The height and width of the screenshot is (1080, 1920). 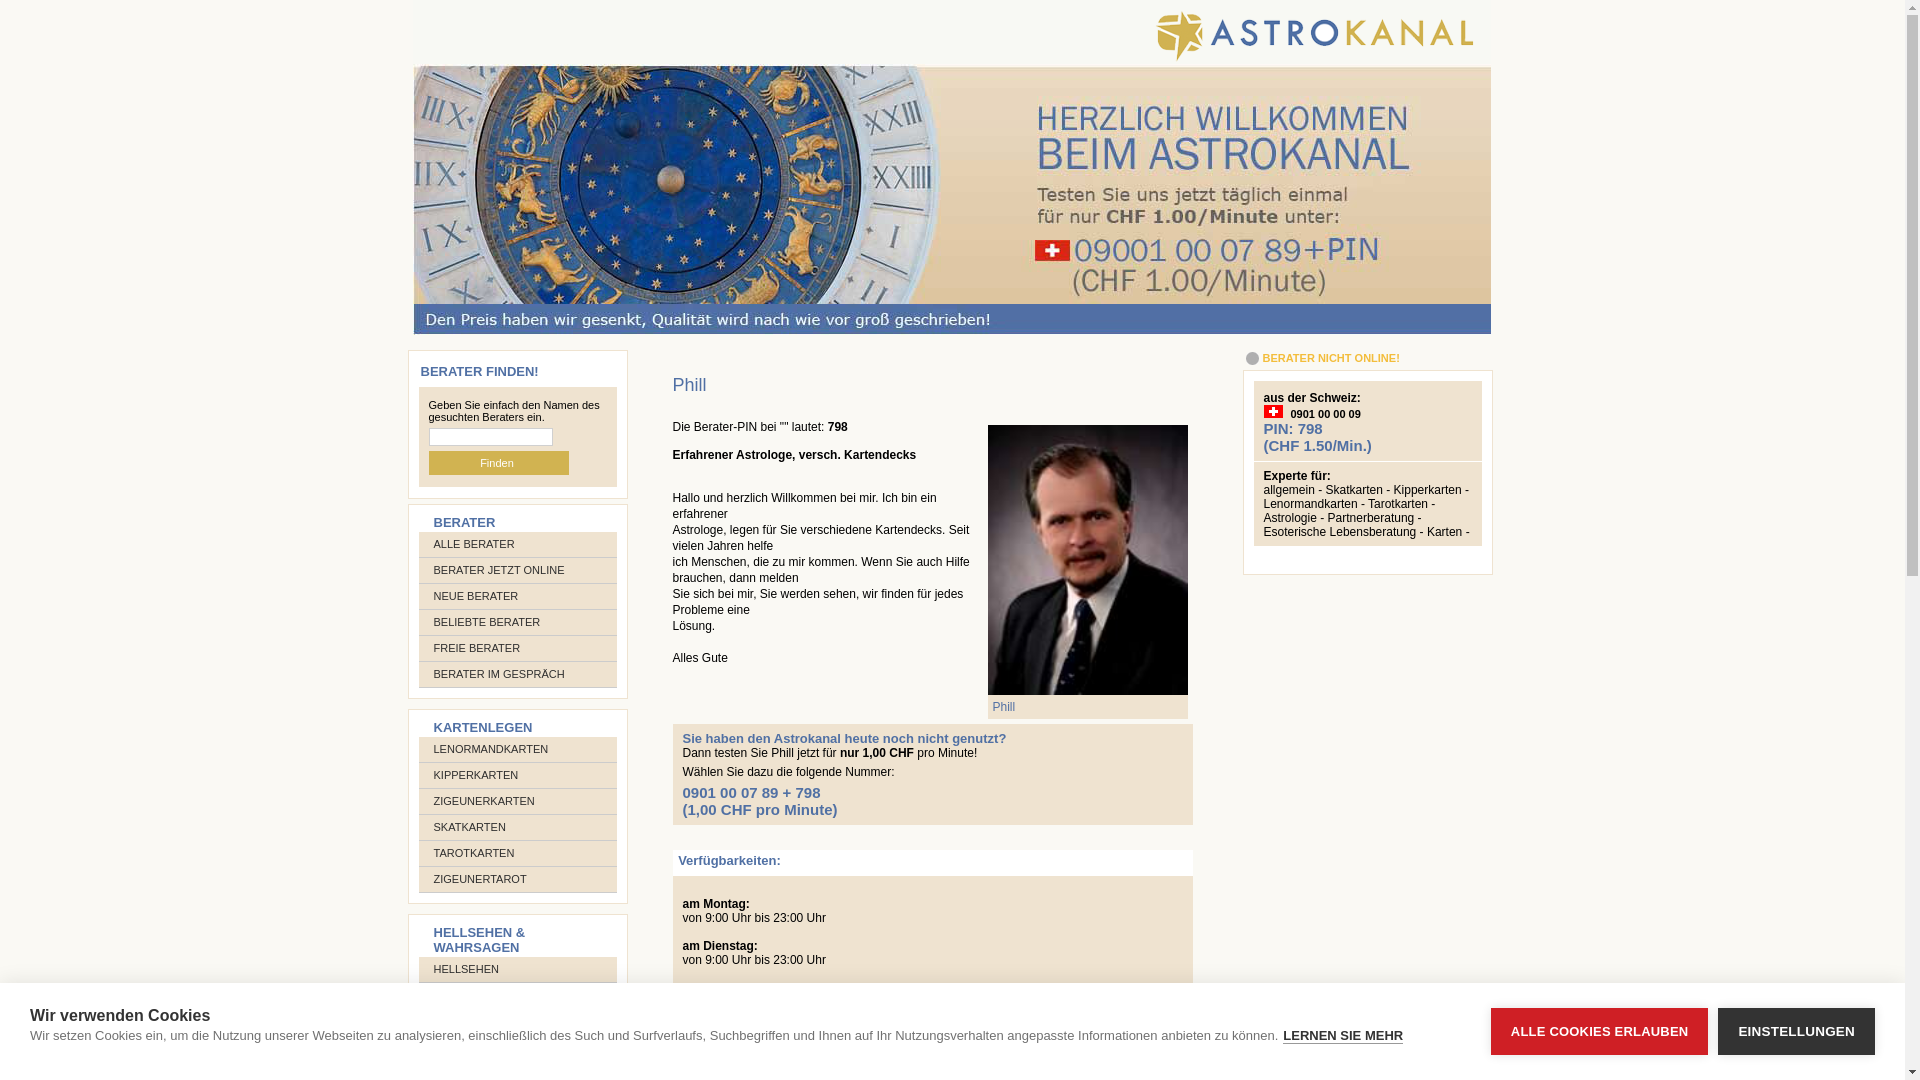 I want to click on 'ZIGEUNERKARTEN', so click(x=484, y=800).